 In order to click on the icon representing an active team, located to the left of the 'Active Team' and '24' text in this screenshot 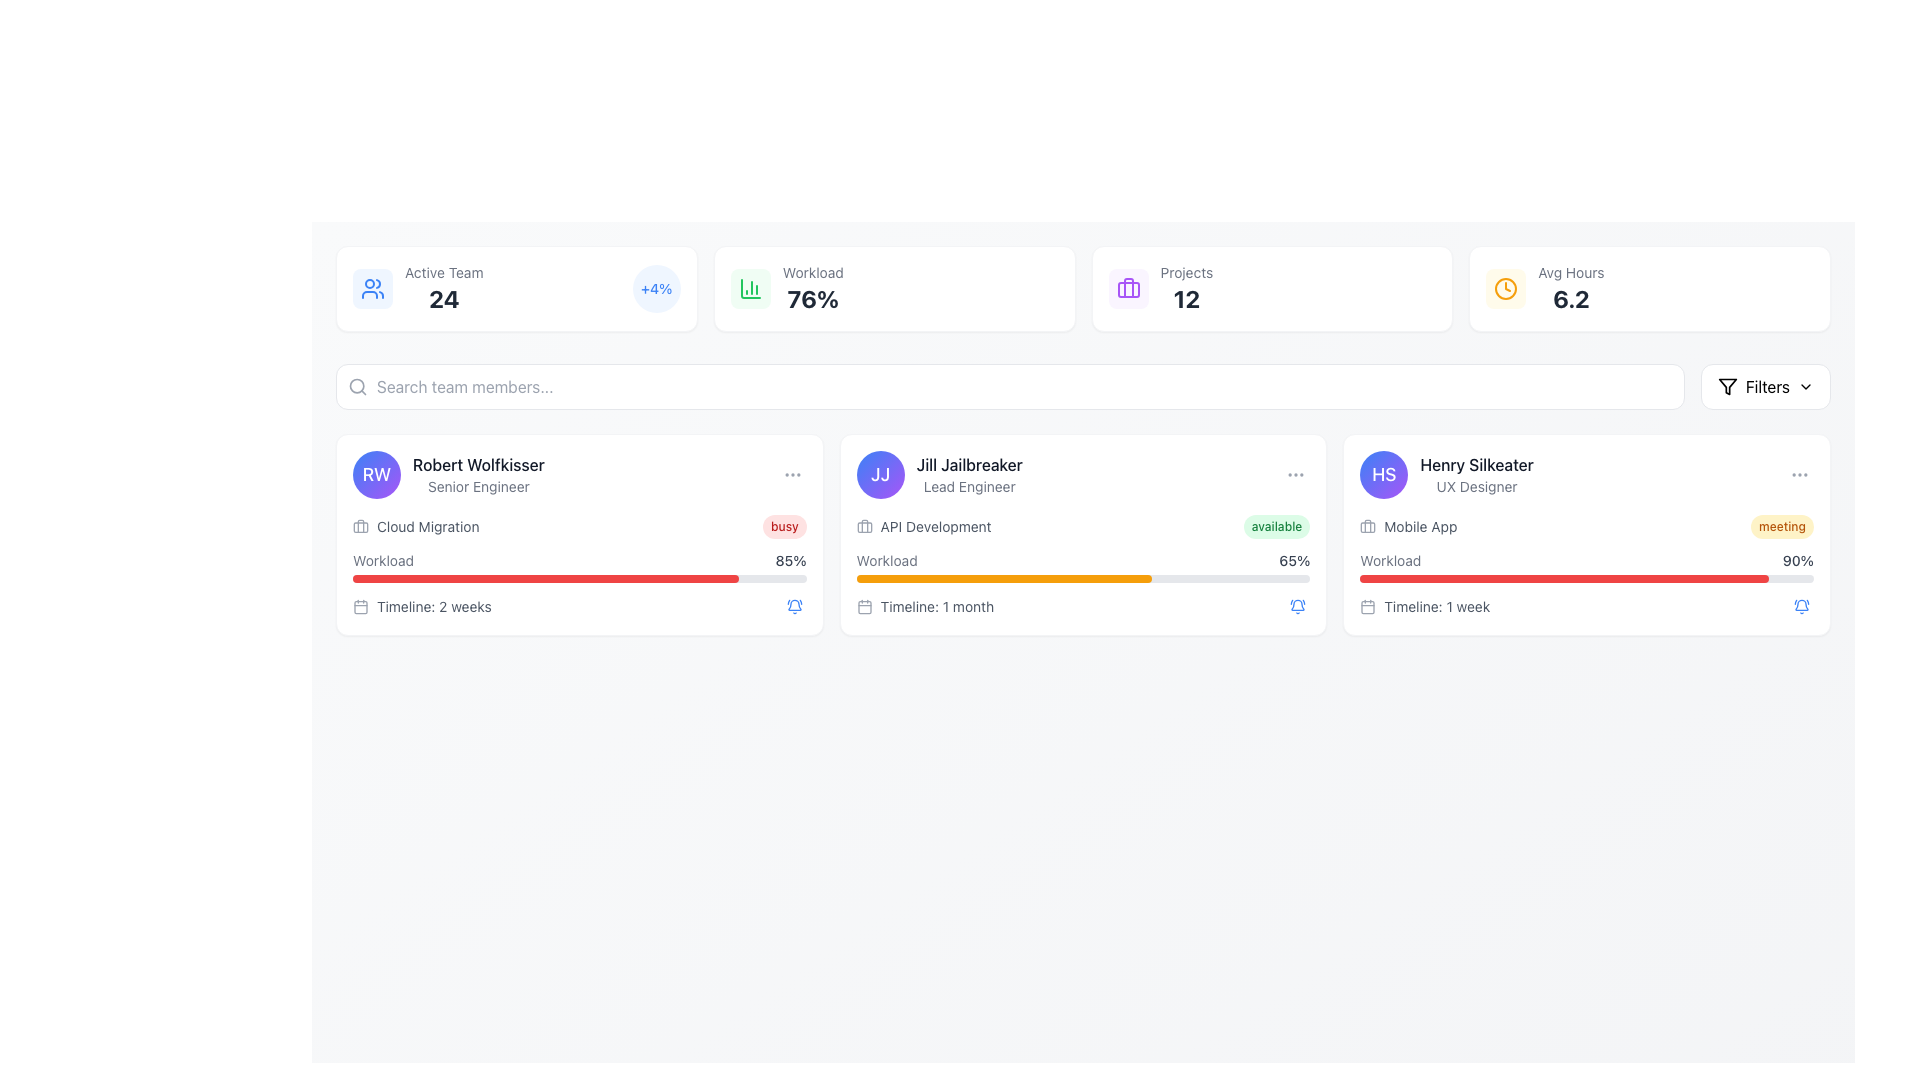, I will do `click(373, 289)`.